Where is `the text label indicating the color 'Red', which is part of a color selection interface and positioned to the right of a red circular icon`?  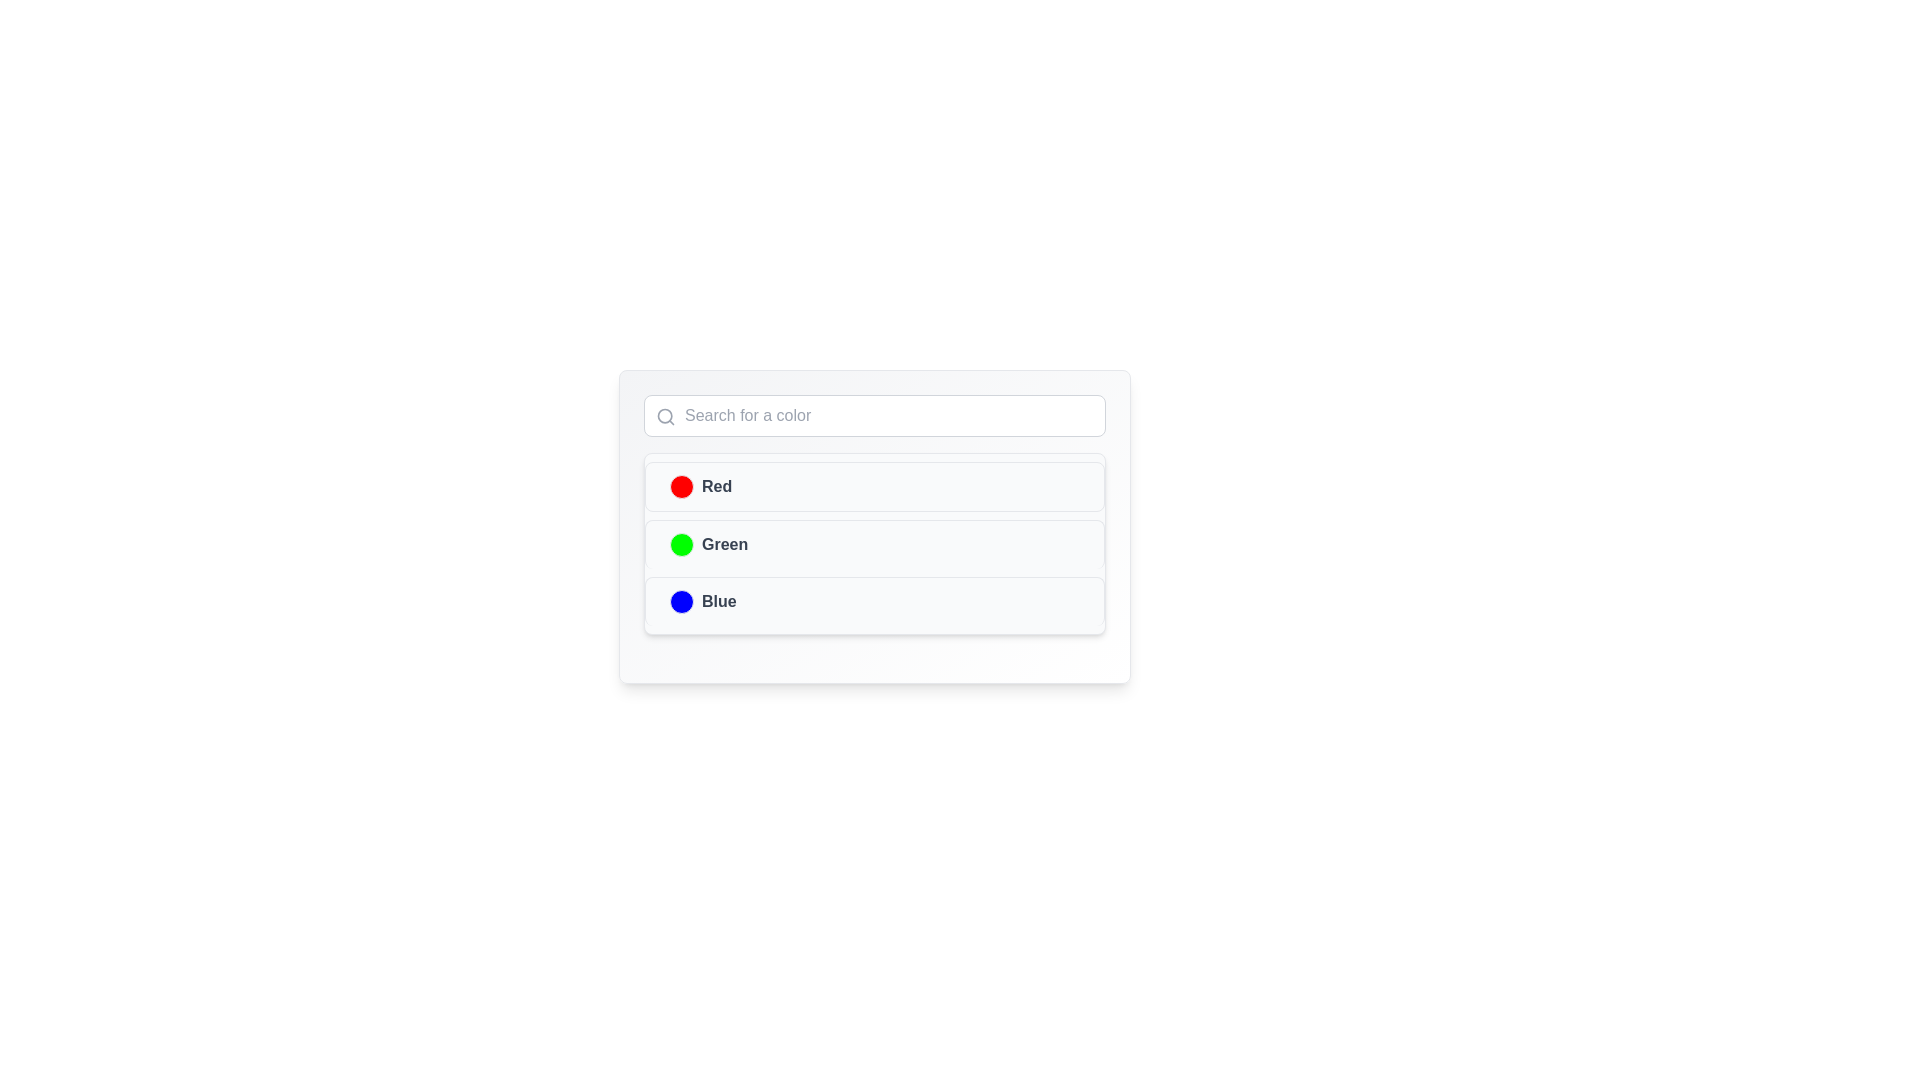
the text label indicating the color 'Red', which is part of a color selection interface and positioned to the right of a red circular icon is located at coordinates (717, 486).